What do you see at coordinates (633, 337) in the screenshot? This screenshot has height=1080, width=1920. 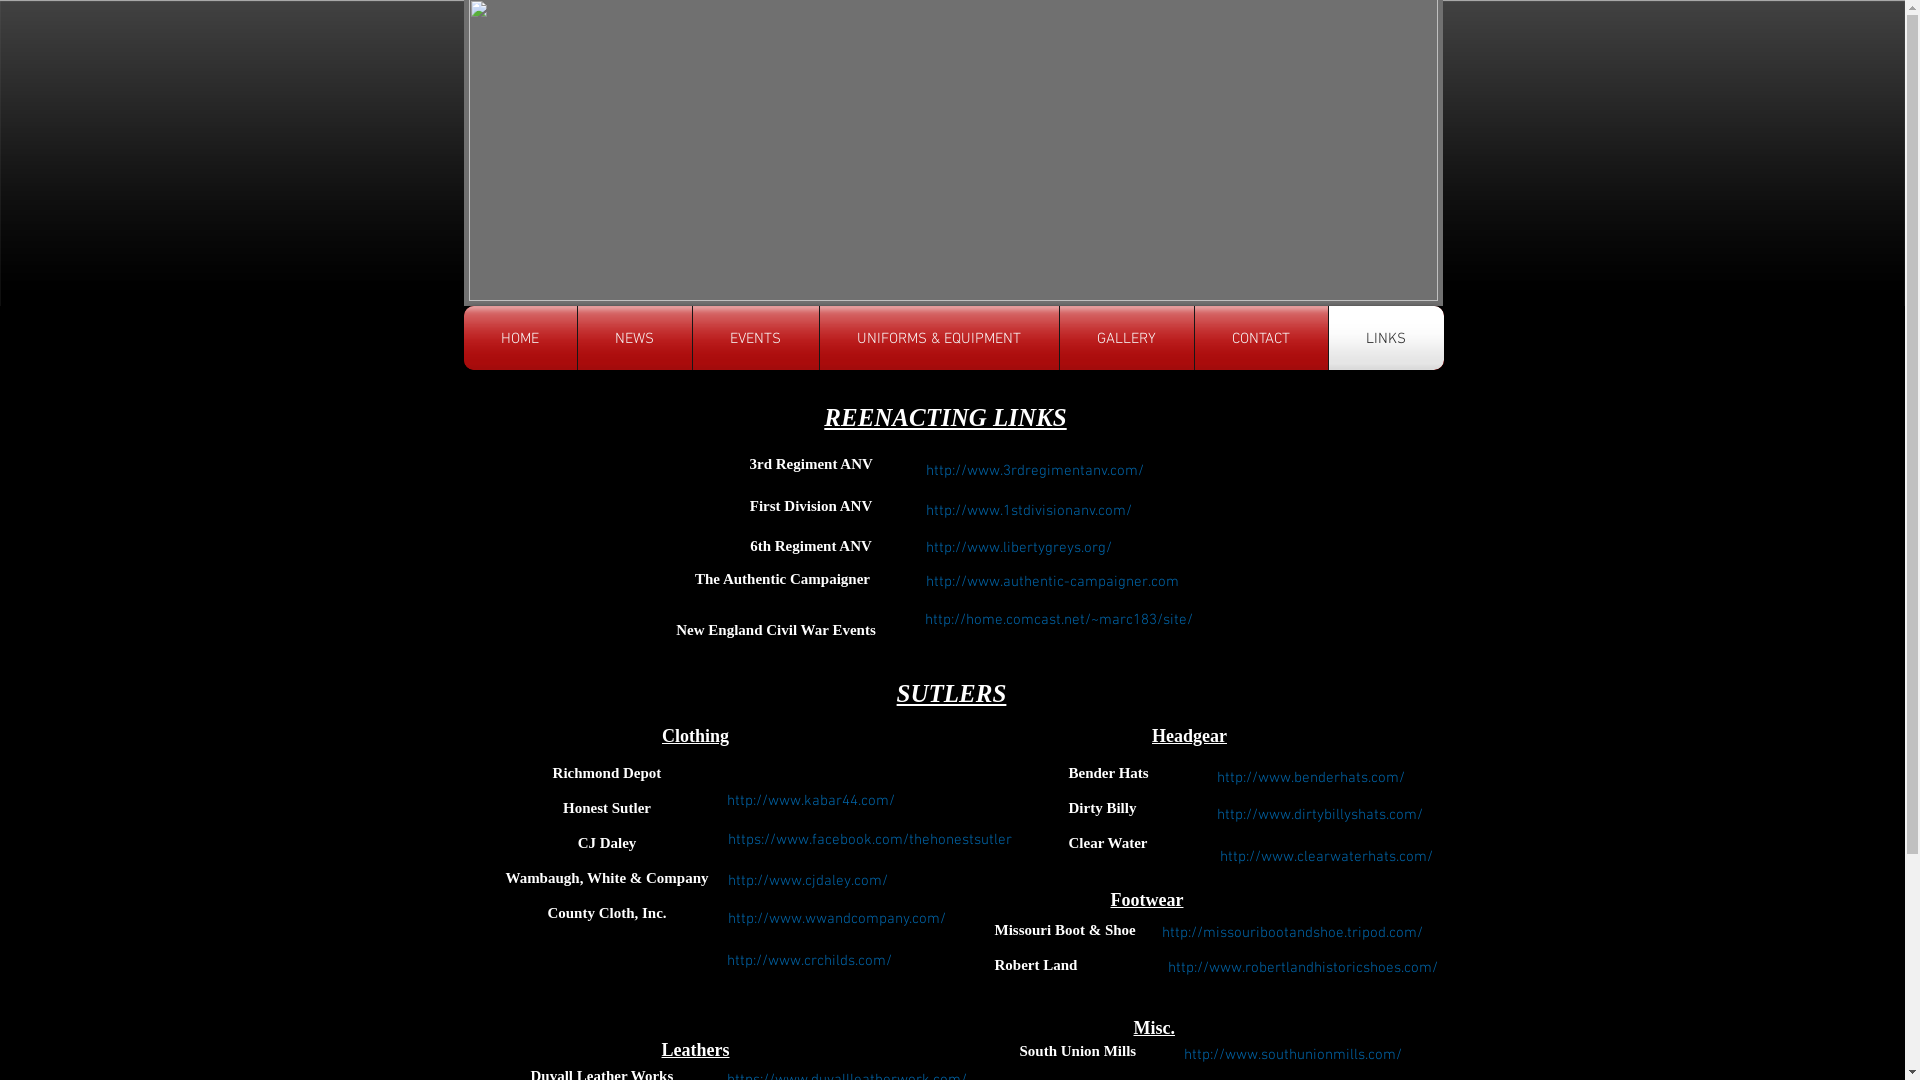 I see `'NEWS'` at bounding box center [633, 337].